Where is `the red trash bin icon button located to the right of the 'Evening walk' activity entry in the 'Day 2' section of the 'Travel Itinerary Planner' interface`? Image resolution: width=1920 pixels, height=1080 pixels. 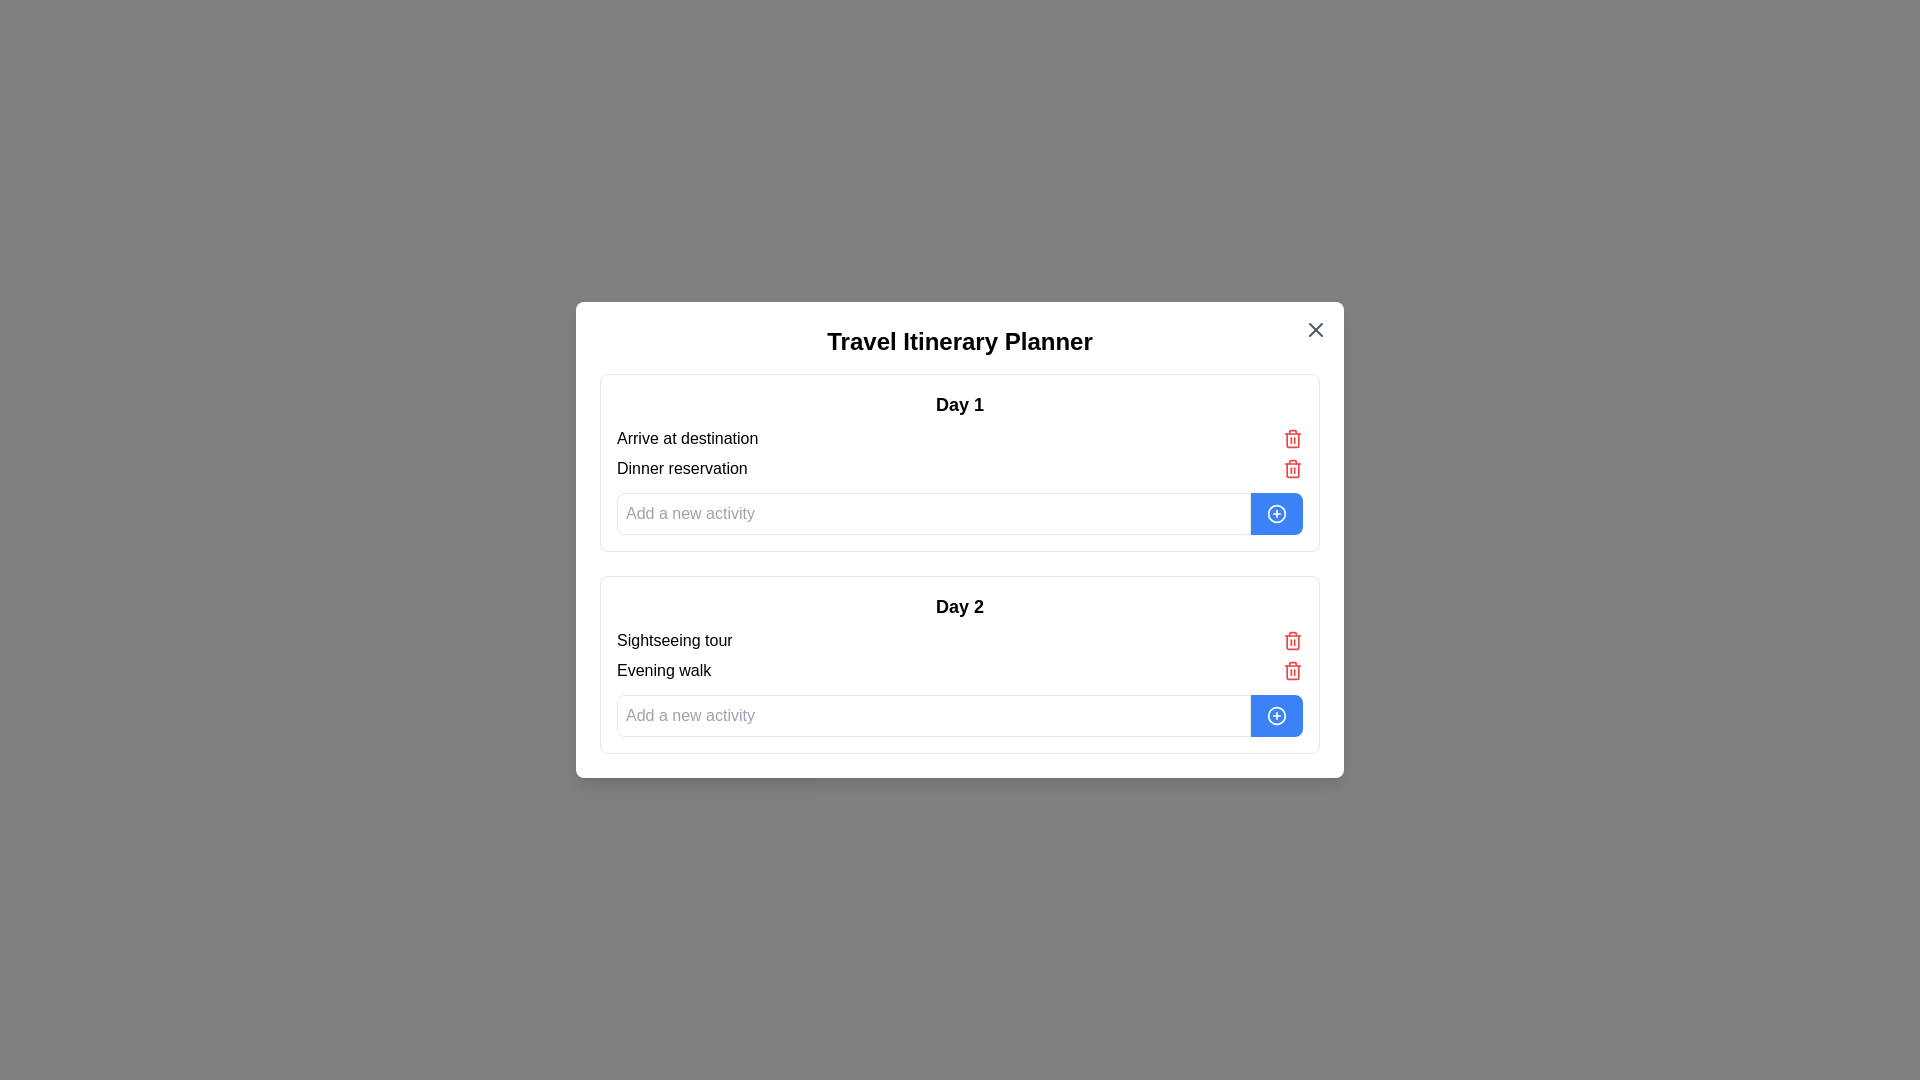 the red trash bin icon button located to the right of the 'Evening walk' activity entry in the 'Day 2' section of the 'Travel Itinerary Planner' interface is located at coordinates (1292, 671).